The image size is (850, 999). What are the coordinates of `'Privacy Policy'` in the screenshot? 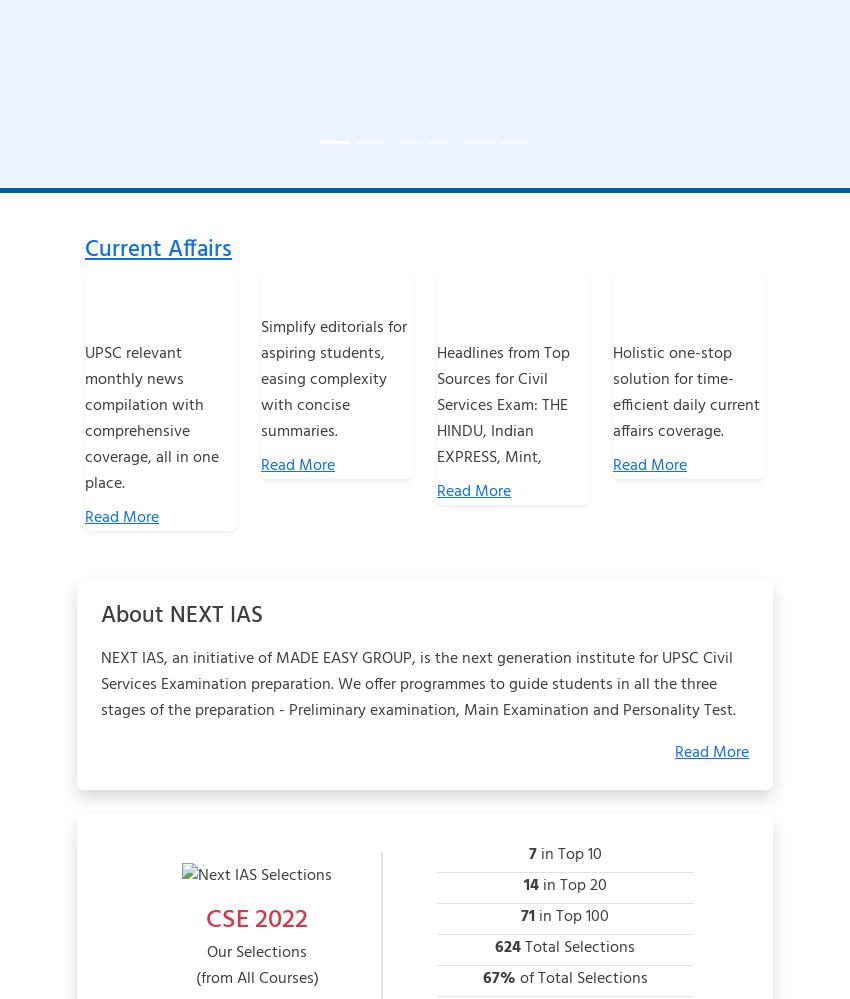 It's located at (379, 824).